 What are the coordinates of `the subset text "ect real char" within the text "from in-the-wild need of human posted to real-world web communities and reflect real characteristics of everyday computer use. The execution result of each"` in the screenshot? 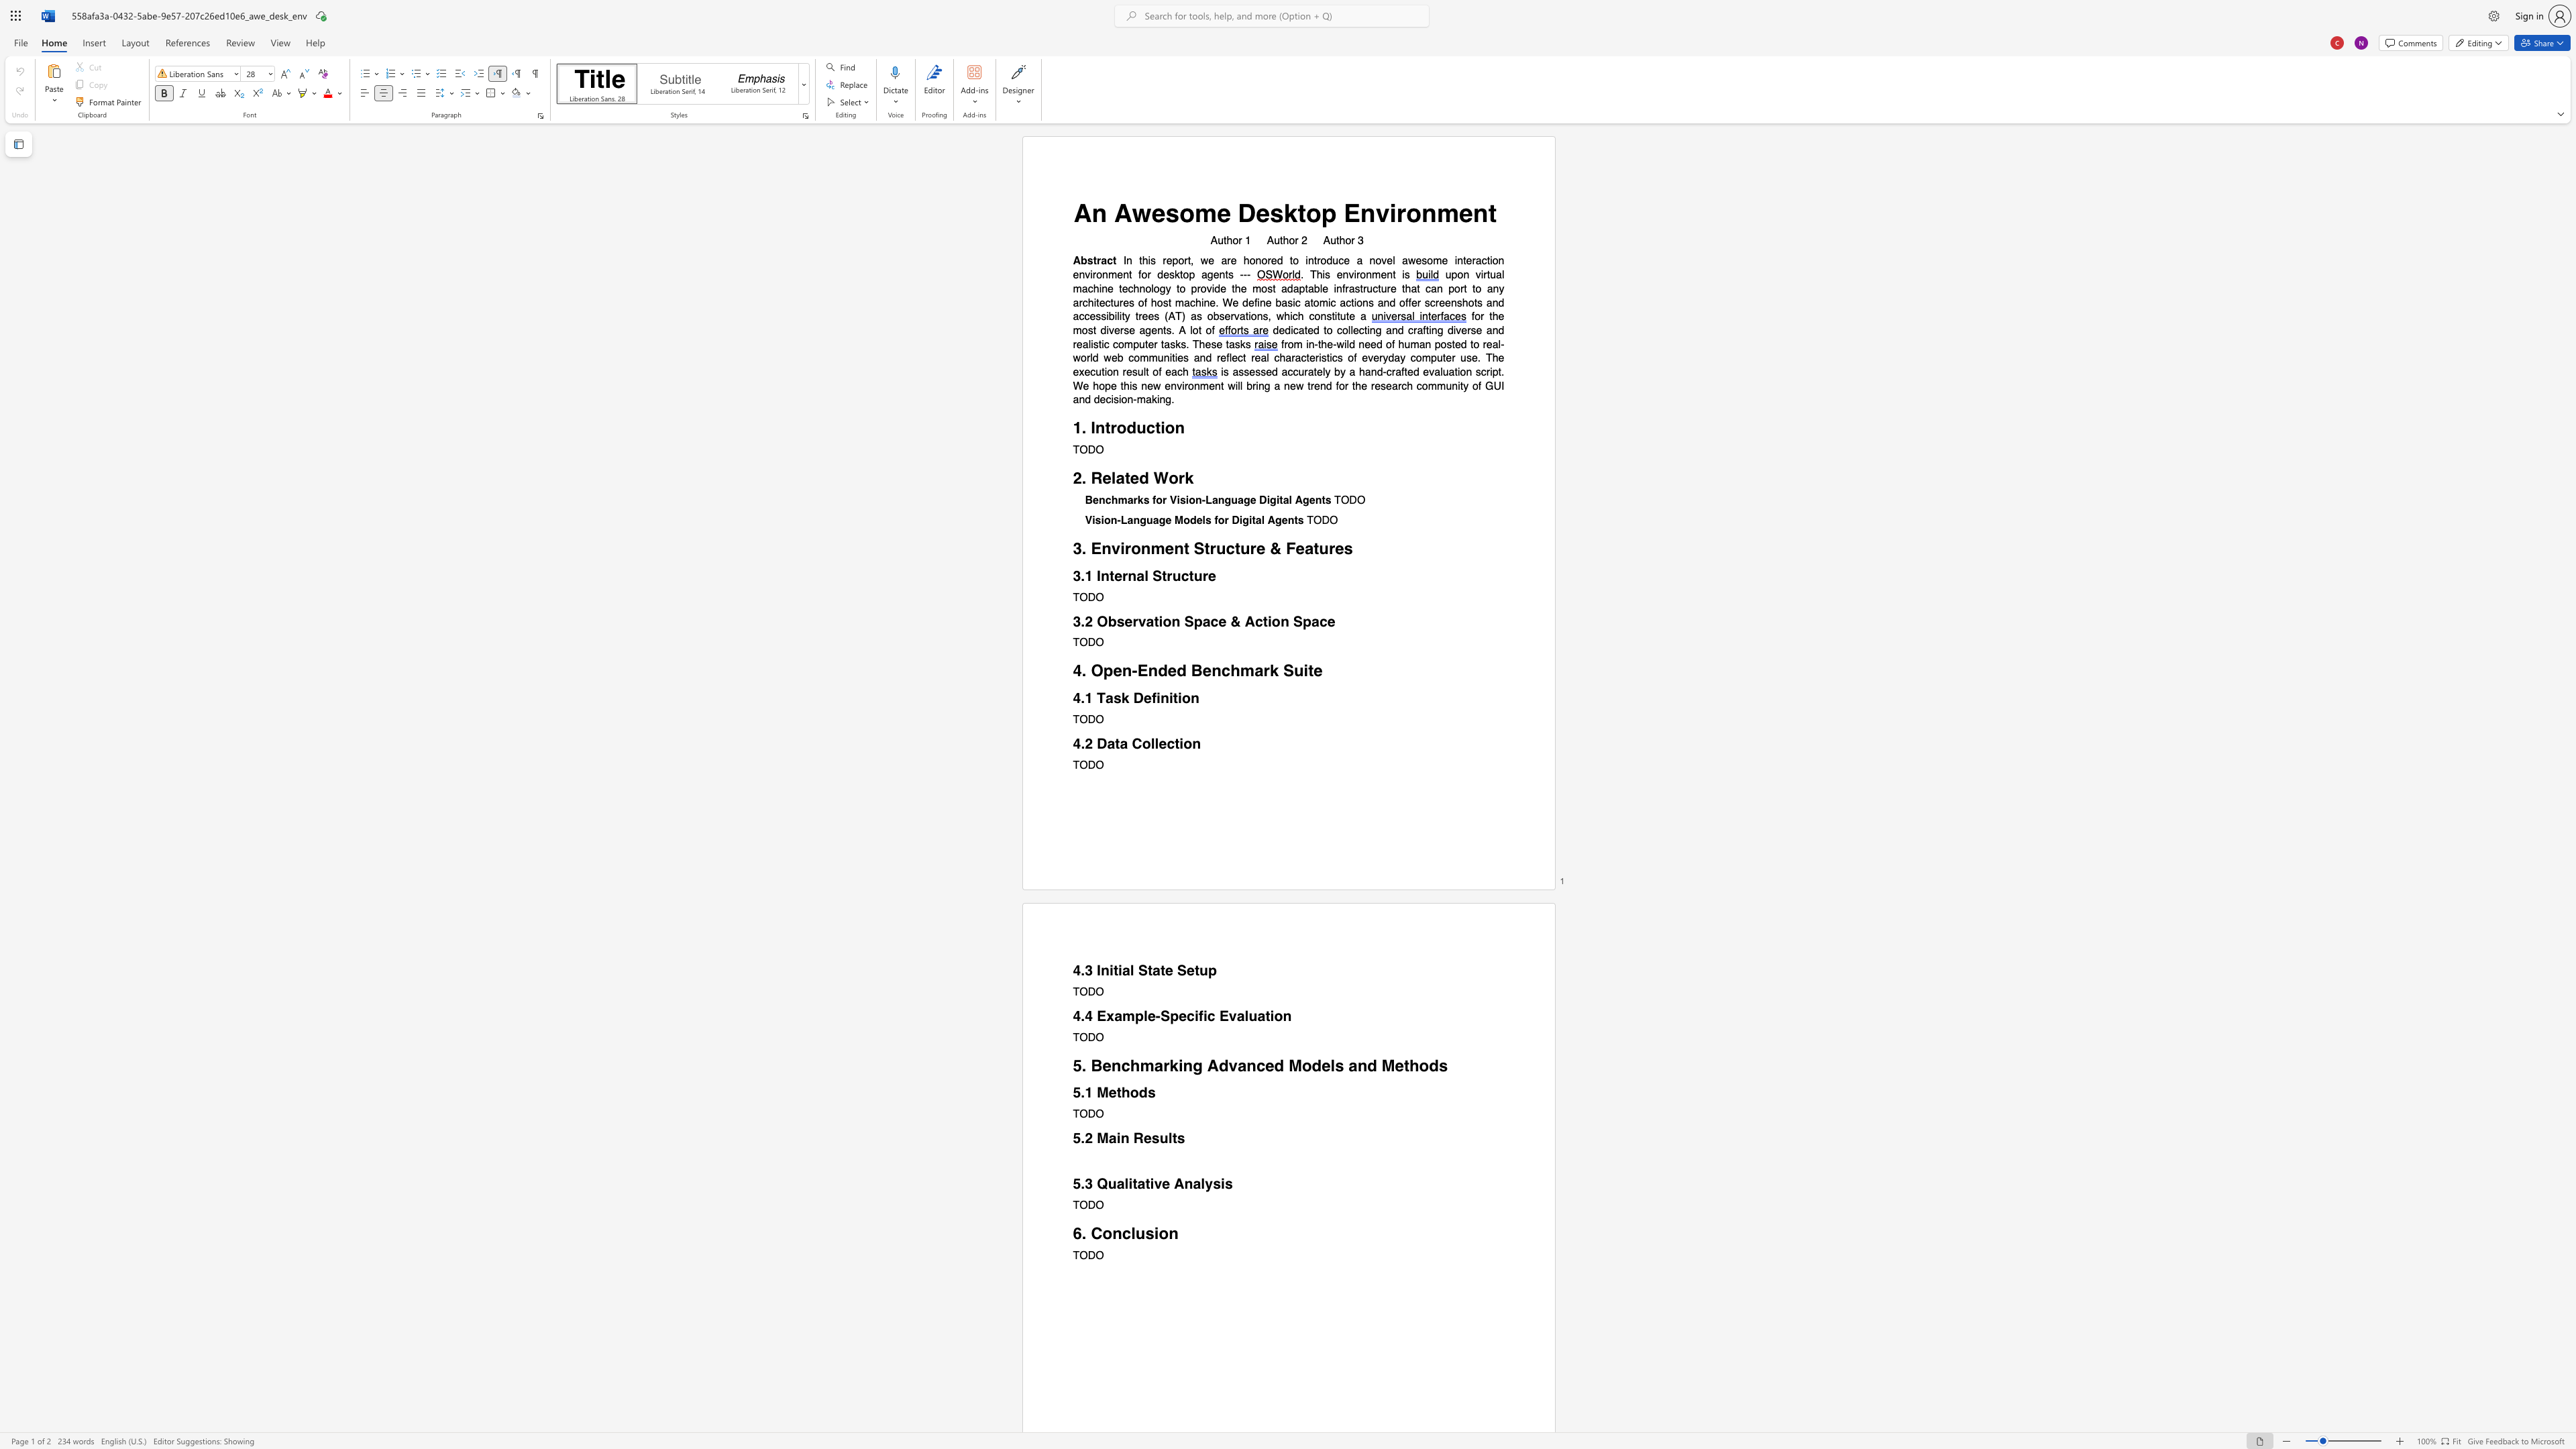 It's located at (1231, 358).